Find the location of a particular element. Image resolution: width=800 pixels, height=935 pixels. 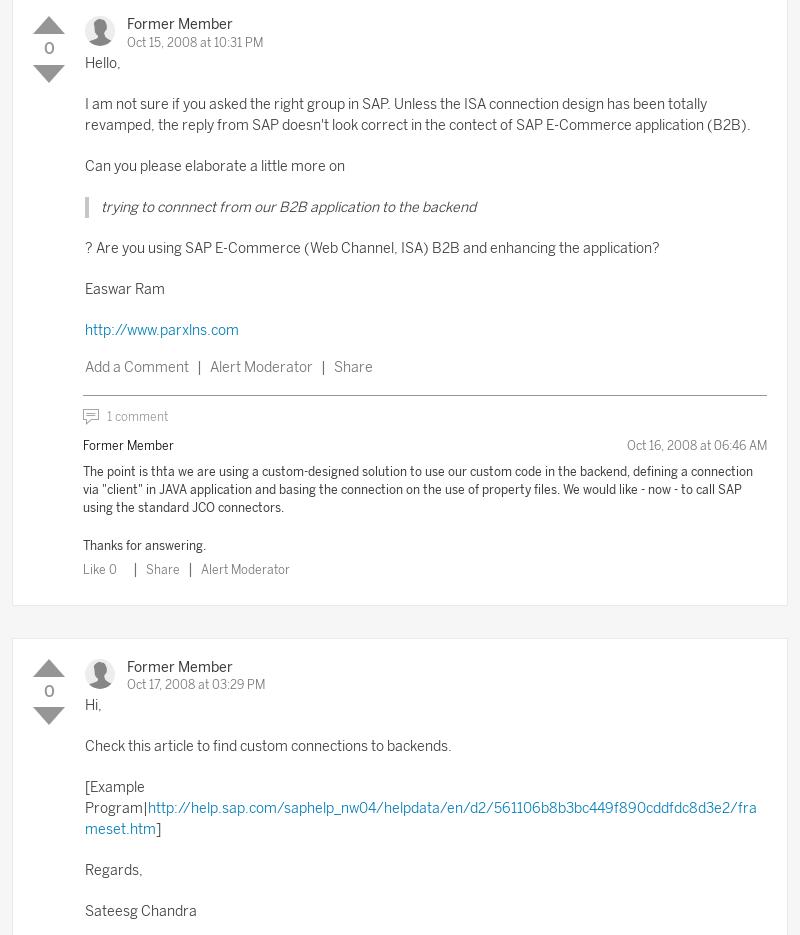

'Oct 15, 2008 at 10:31 PM' is located at coordinates (193, 40).